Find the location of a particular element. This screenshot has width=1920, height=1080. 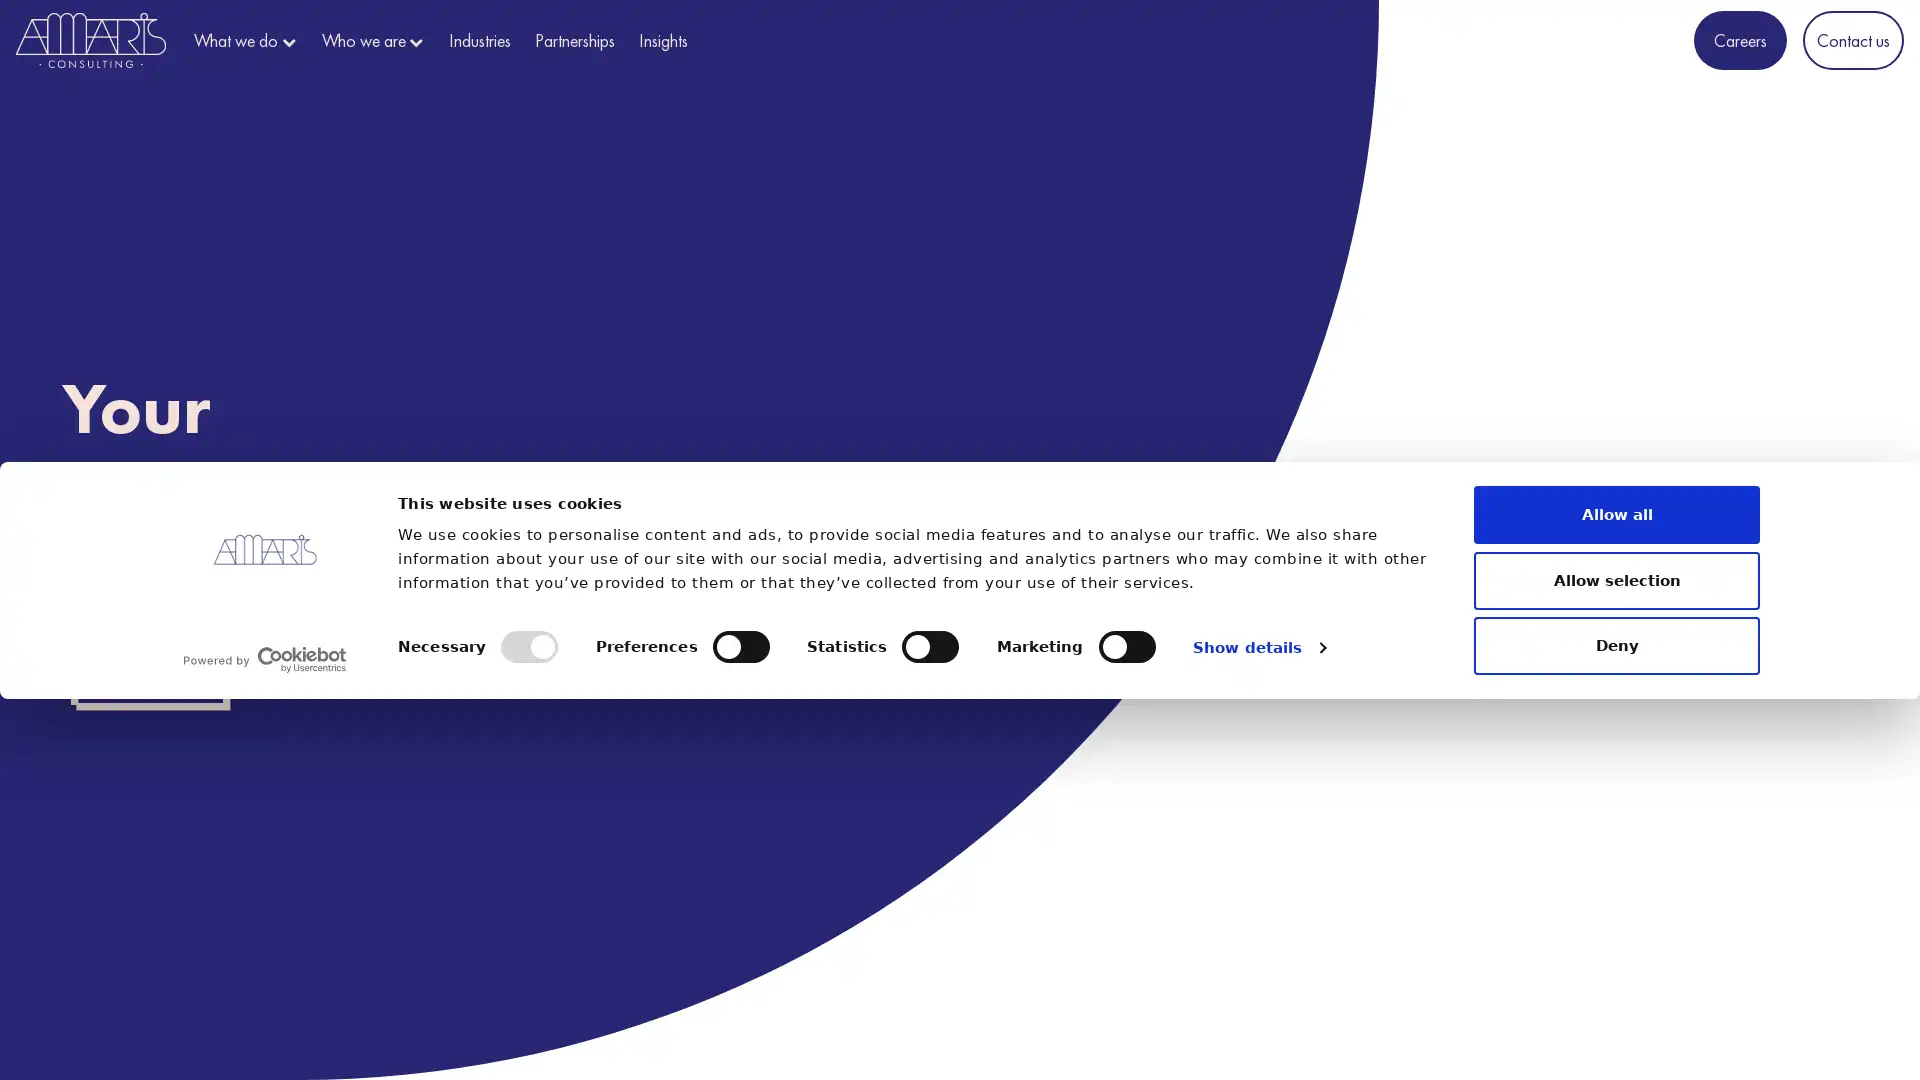

Careers is located at coordinates (1739, 40).